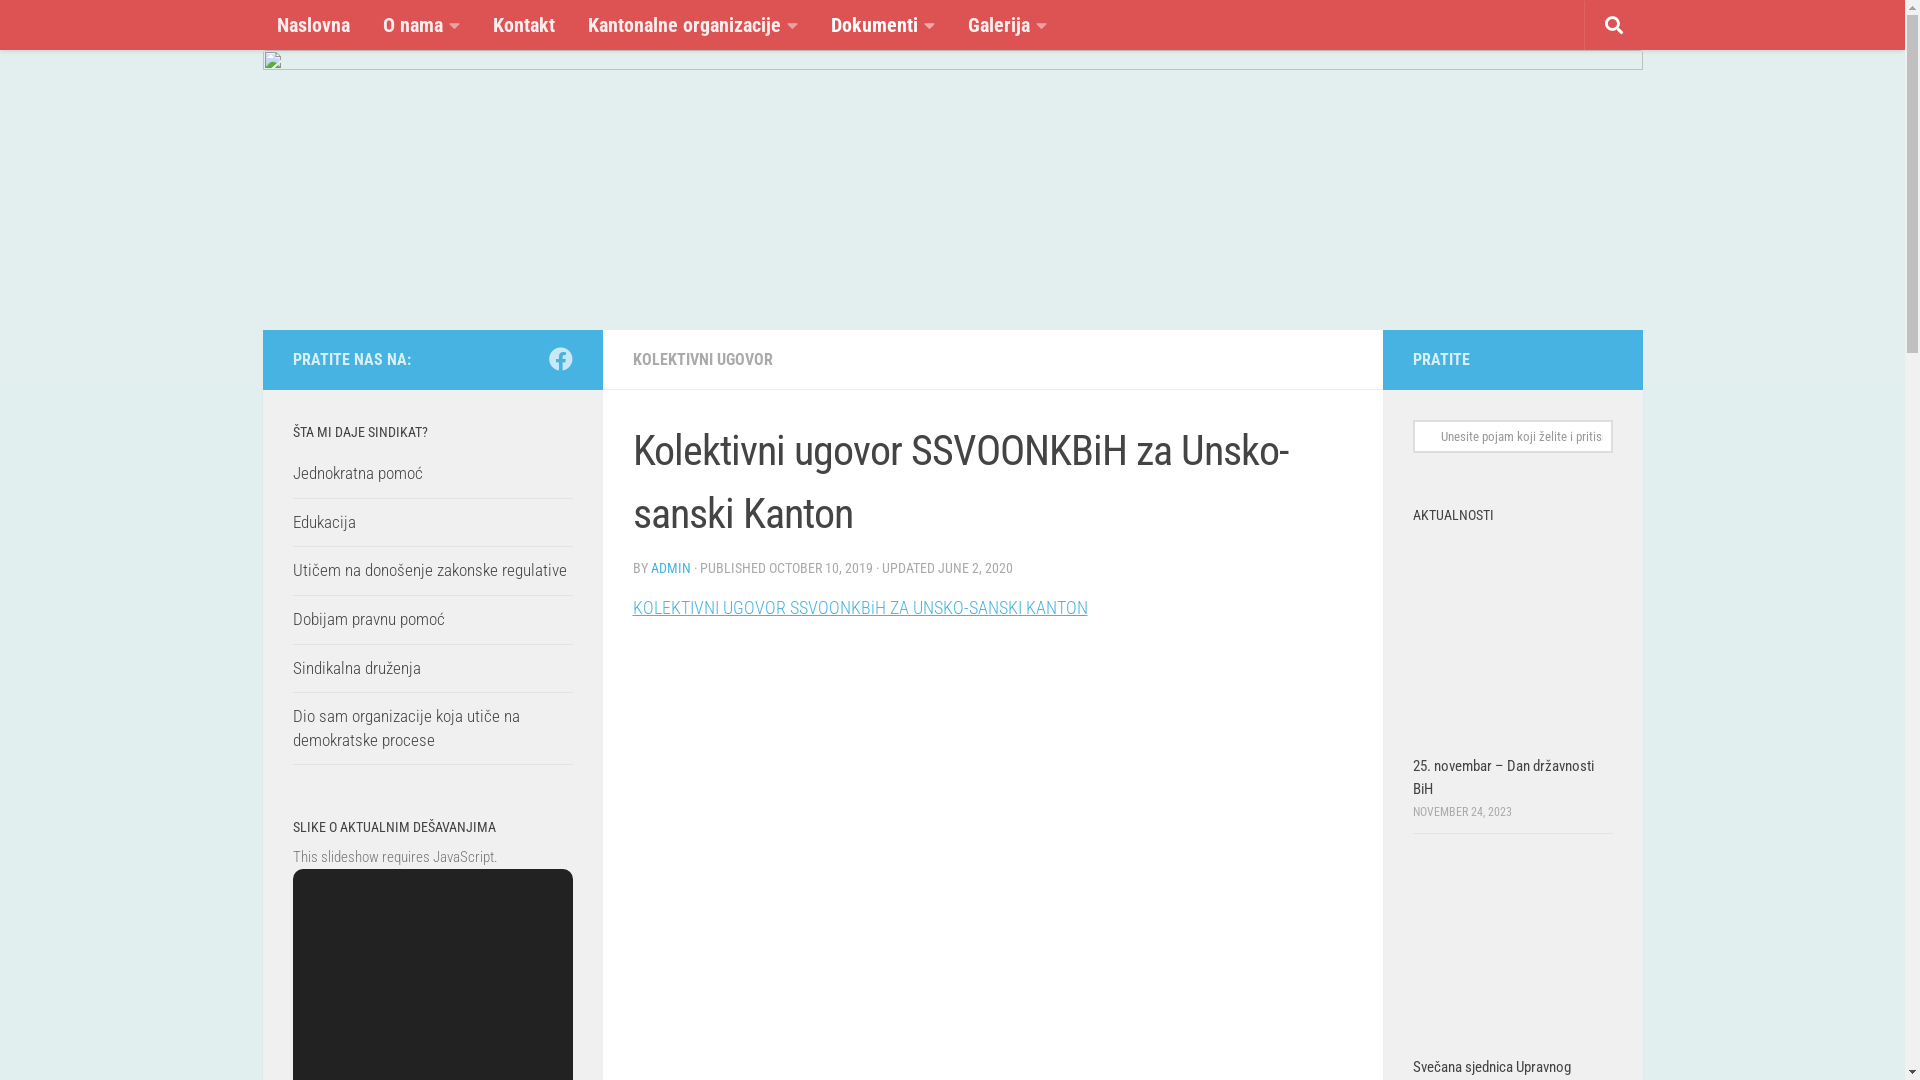 Image resolution: width=1920 pixels, height=1080 pixels. I want to click on 'Follow us on Facebook', so click(547, 357).